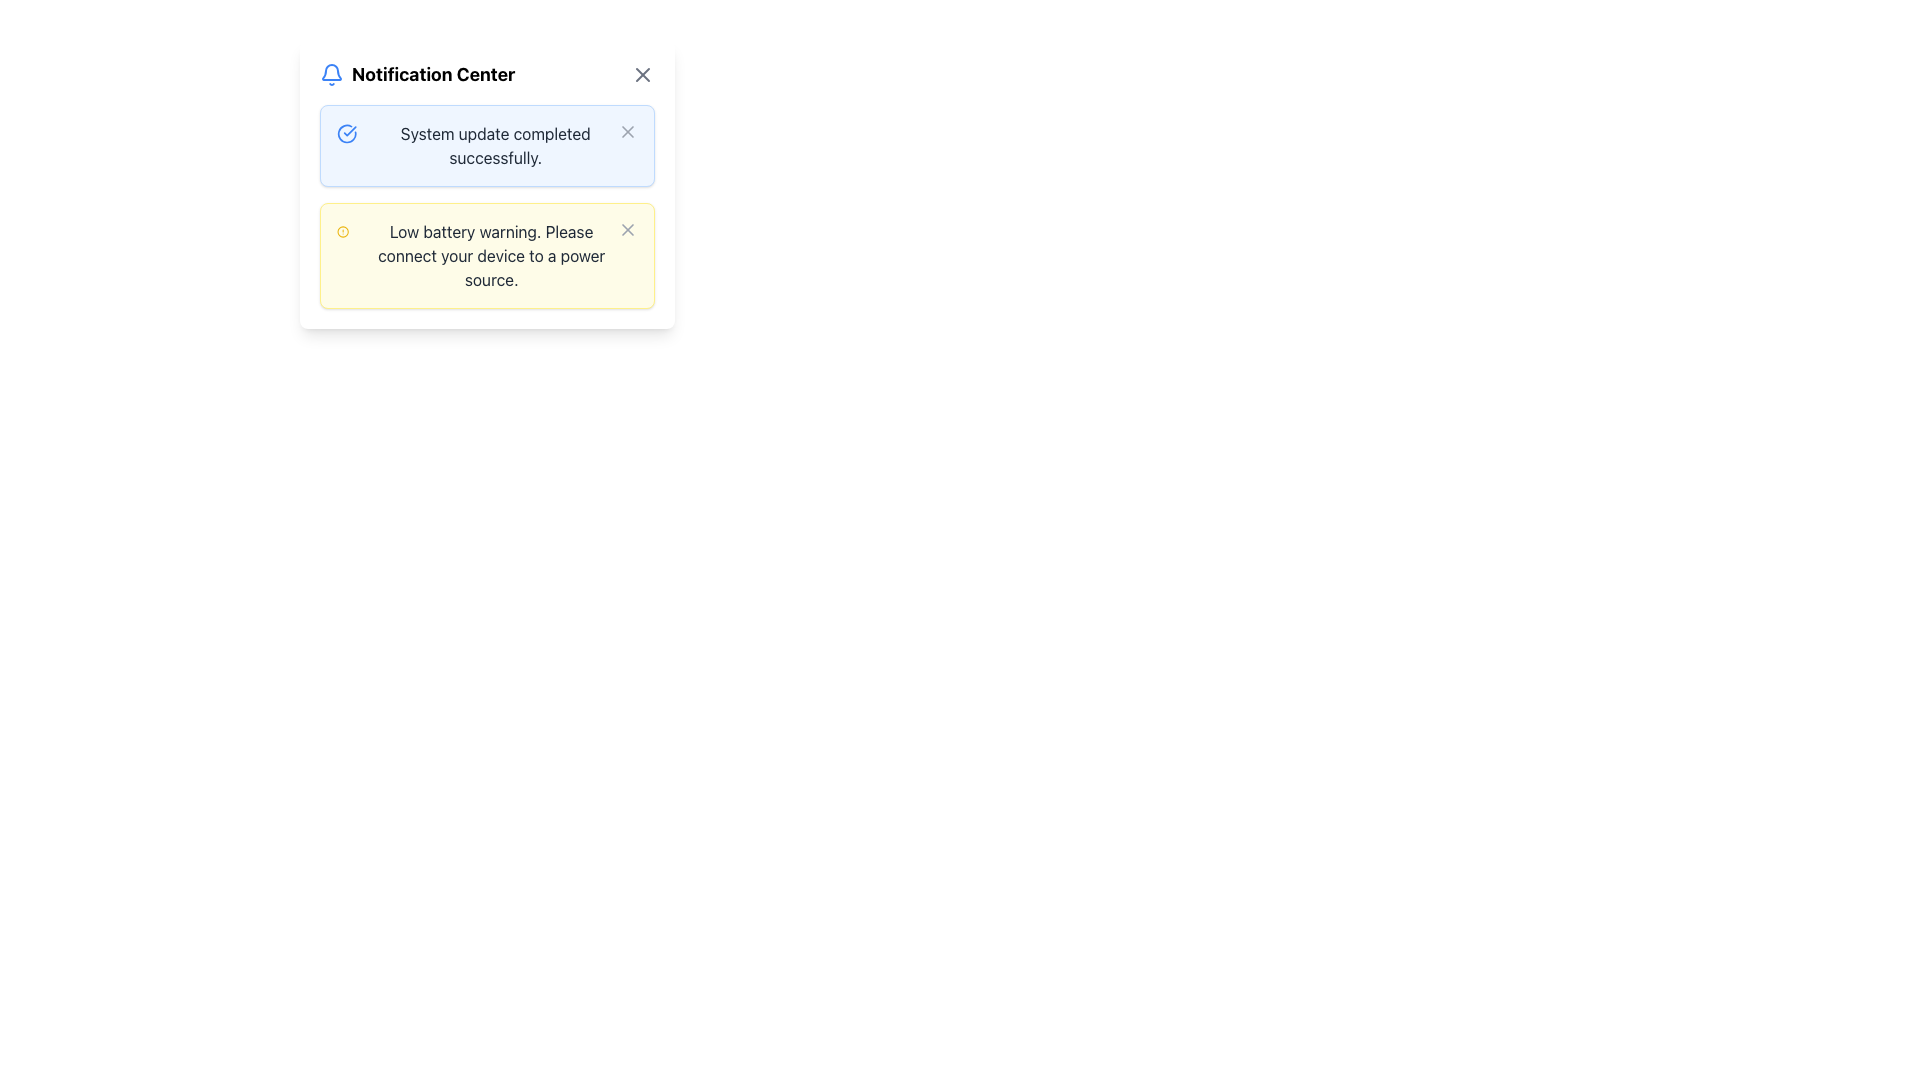  What do you see at coordinates (495, 145) in the screenshot?
I see `the text label displaying 'System update completed successfully.' which is located in the notification box` at bounding box center [495, 145].